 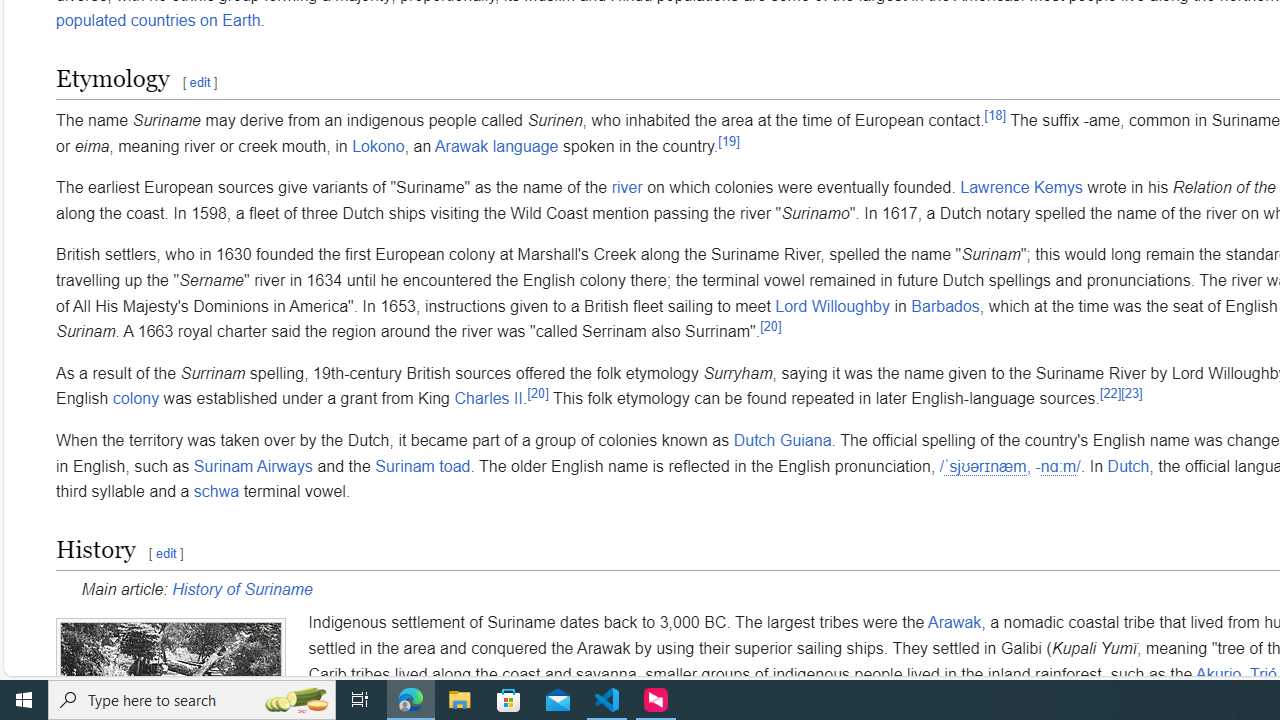 I want to click on 'Dutch Guiana', so click(x=781, y=439).